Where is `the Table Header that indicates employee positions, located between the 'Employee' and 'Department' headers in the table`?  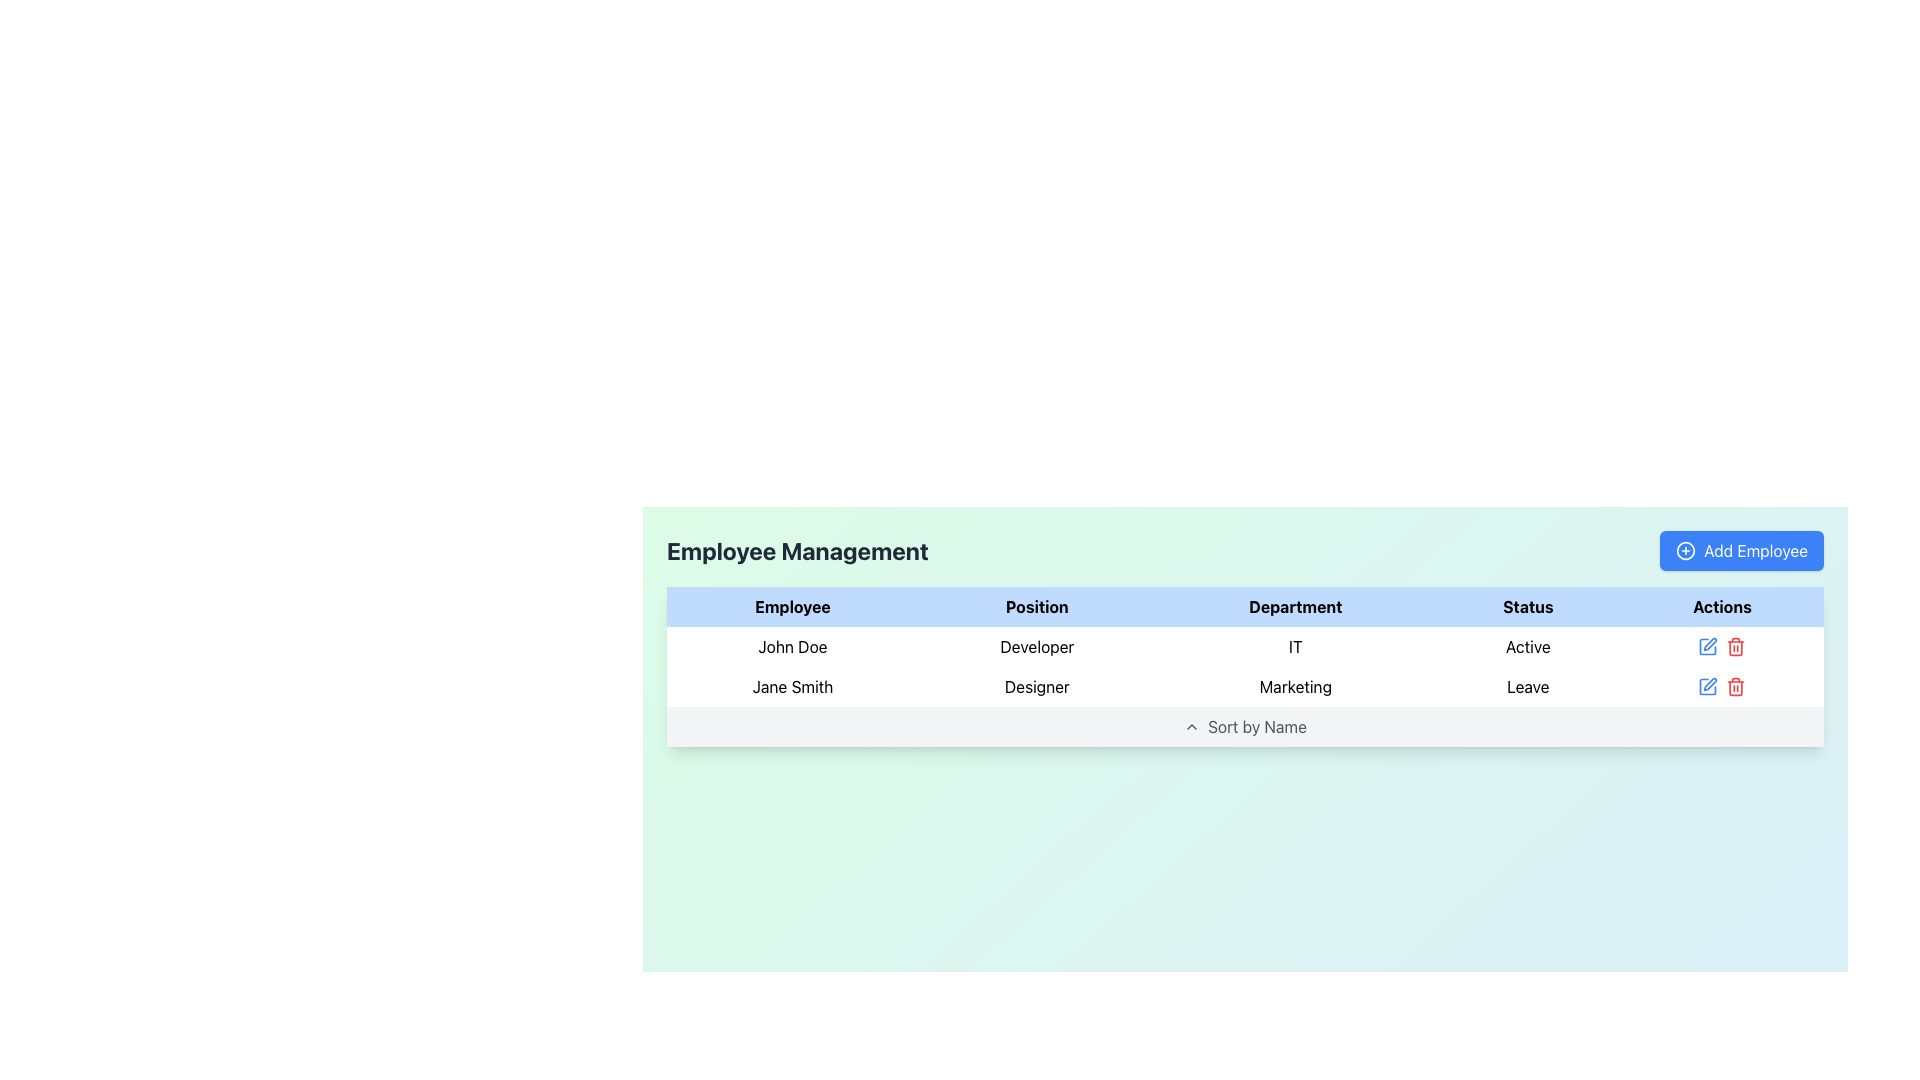 the Table Header that indicates employee positions, located between the 'Employee' and 'Department' headers in the table is located at coordinates (1037, 605).